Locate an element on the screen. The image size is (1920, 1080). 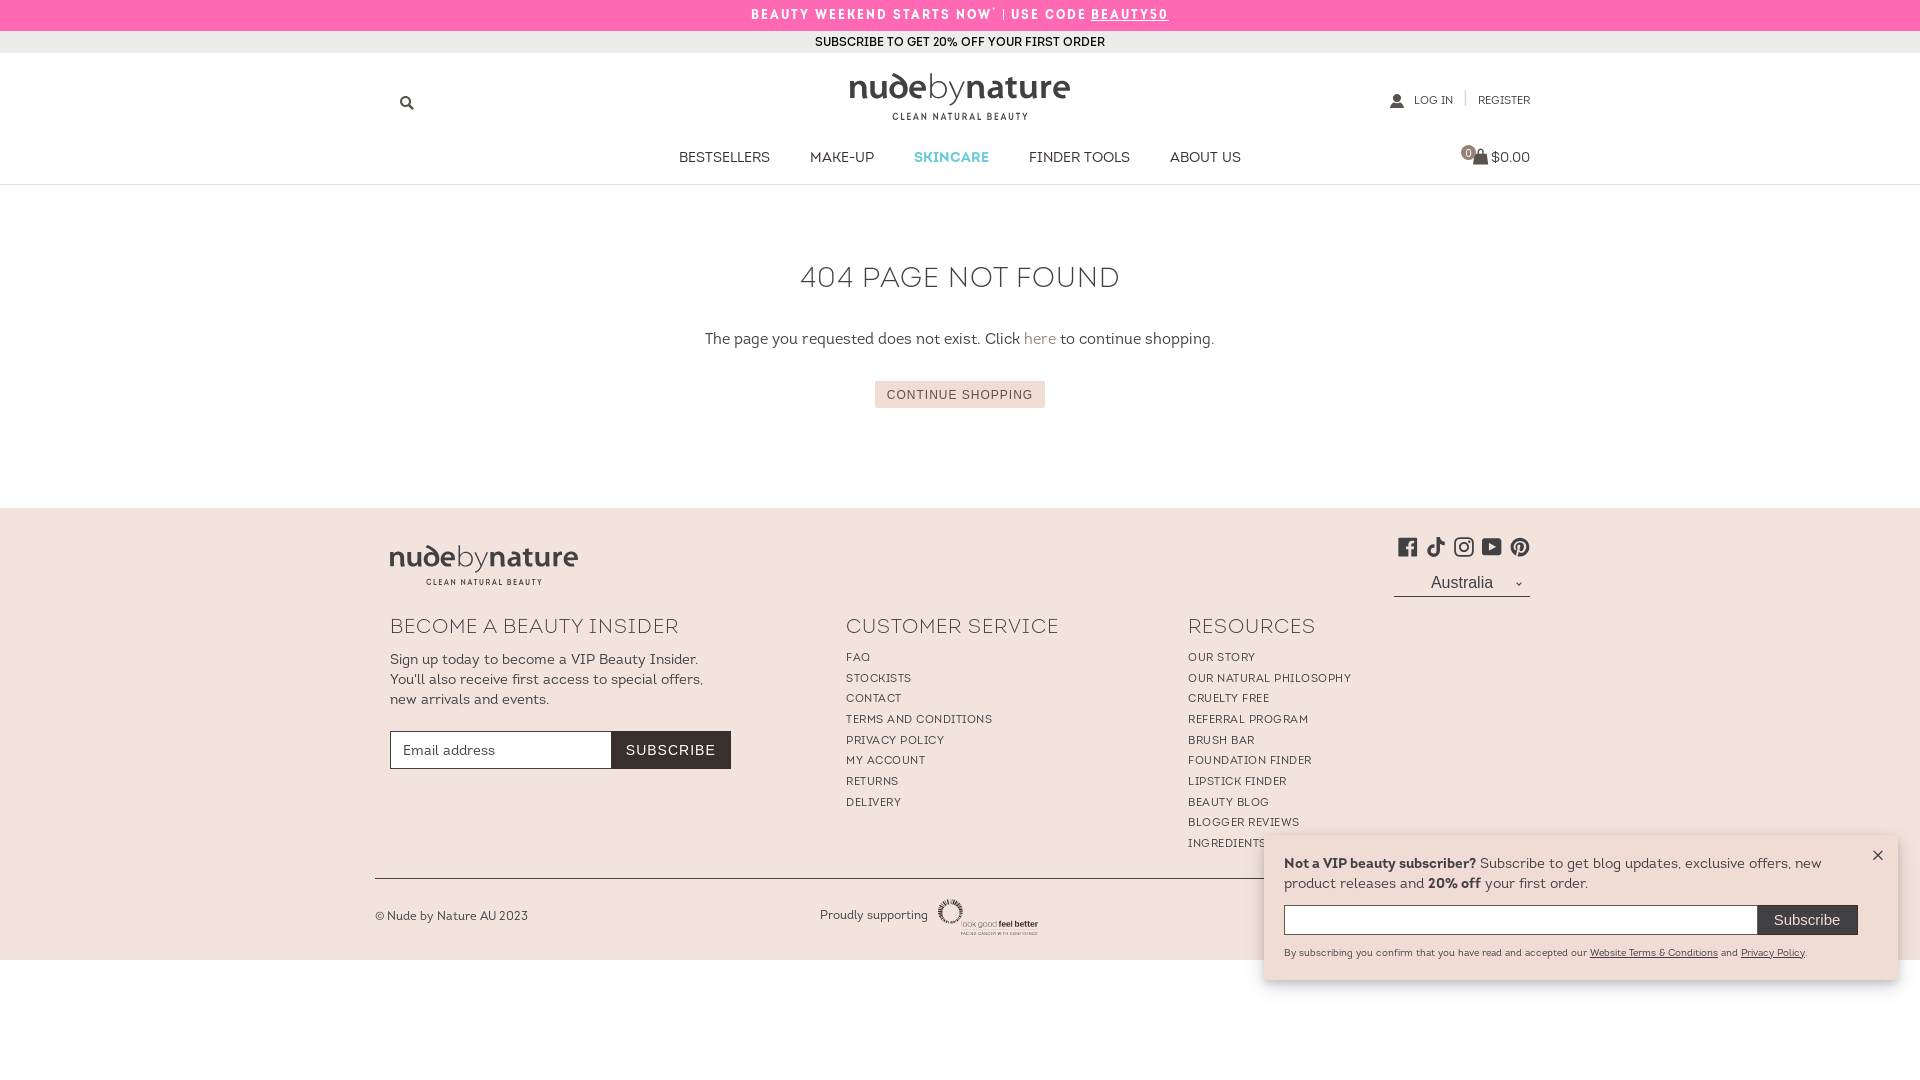
'BEAUTY BLOG' is located at coordinates (1188, 802).